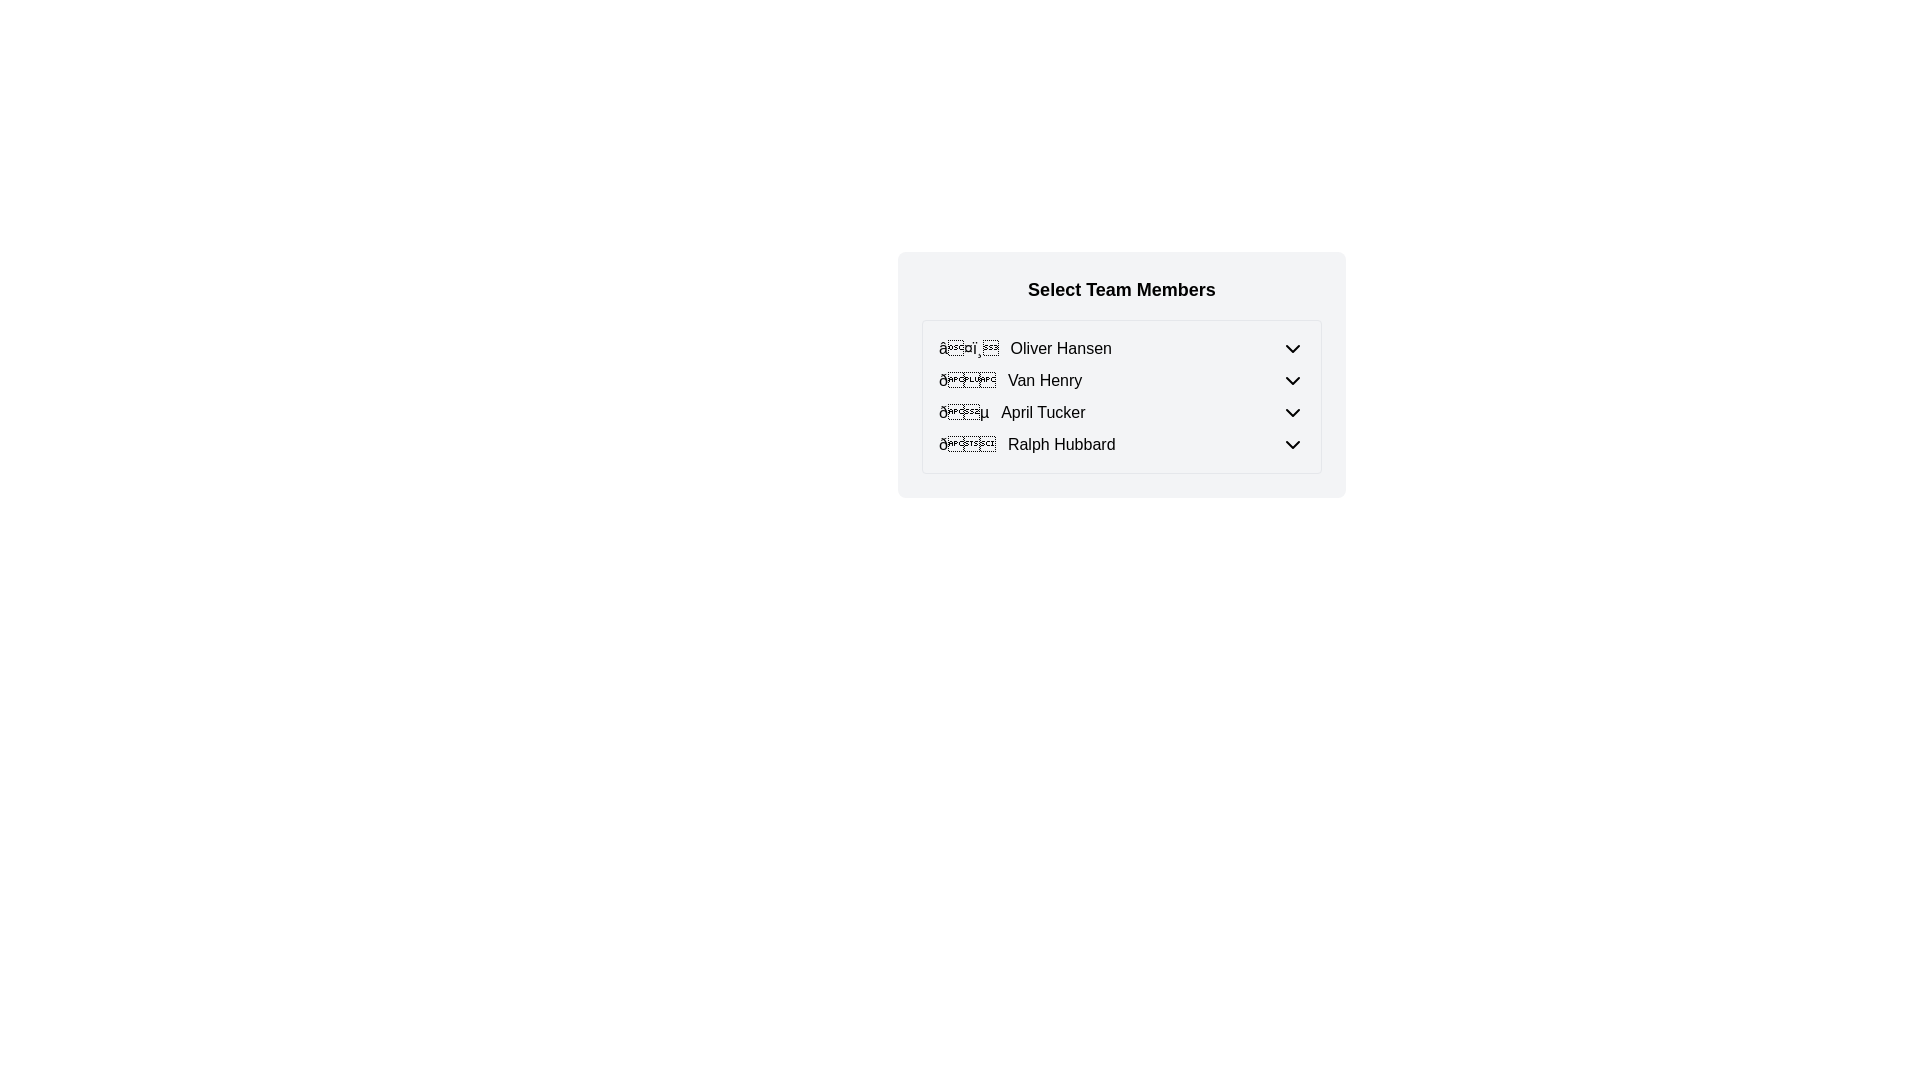 This screenshot has height=1080, width=1920. What do you see at coordinates (967, 443) in the screenshot?
I see `the decorative book emoji icon located to the left of the name 'Ralph Hubbard' in the bottom-most row of the selectable team members list` at bounding box center [967, 443].